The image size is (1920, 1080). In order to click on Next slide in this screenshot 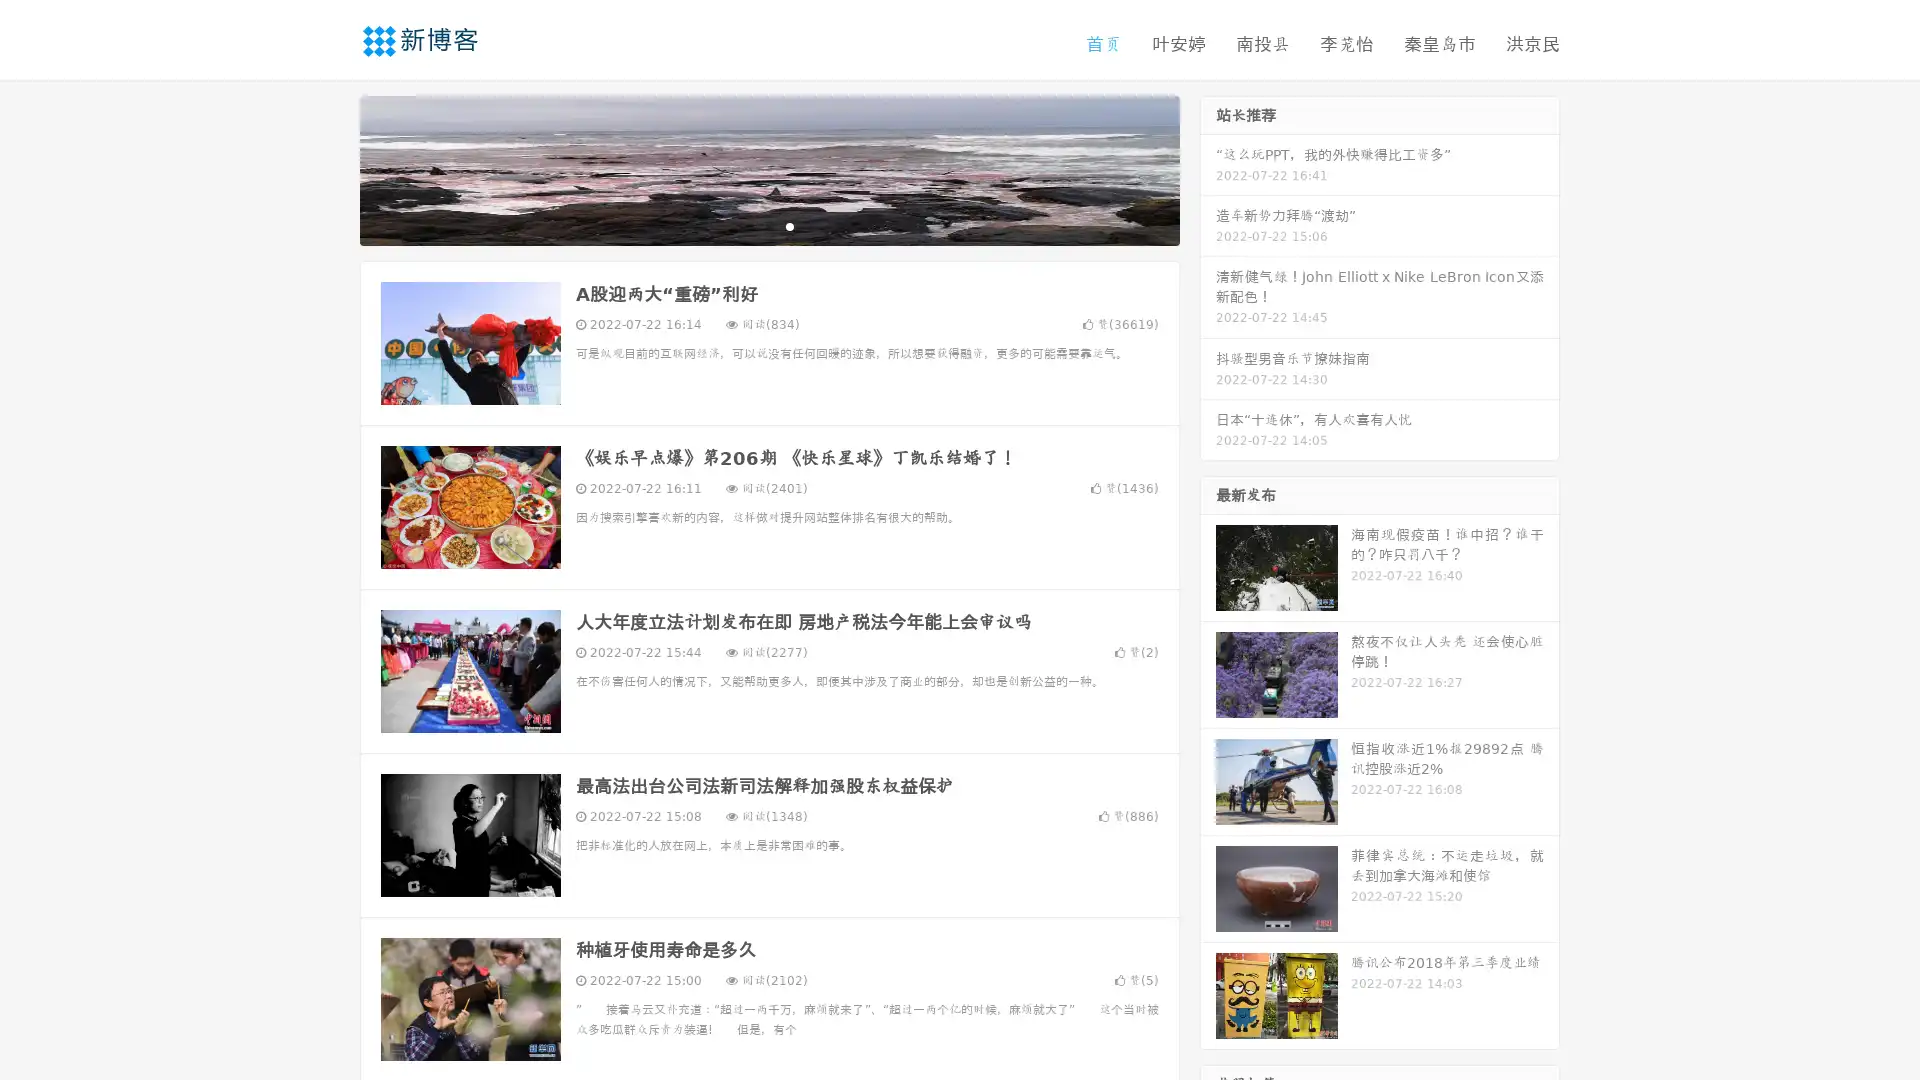, I will do `click(1208, 168)`.